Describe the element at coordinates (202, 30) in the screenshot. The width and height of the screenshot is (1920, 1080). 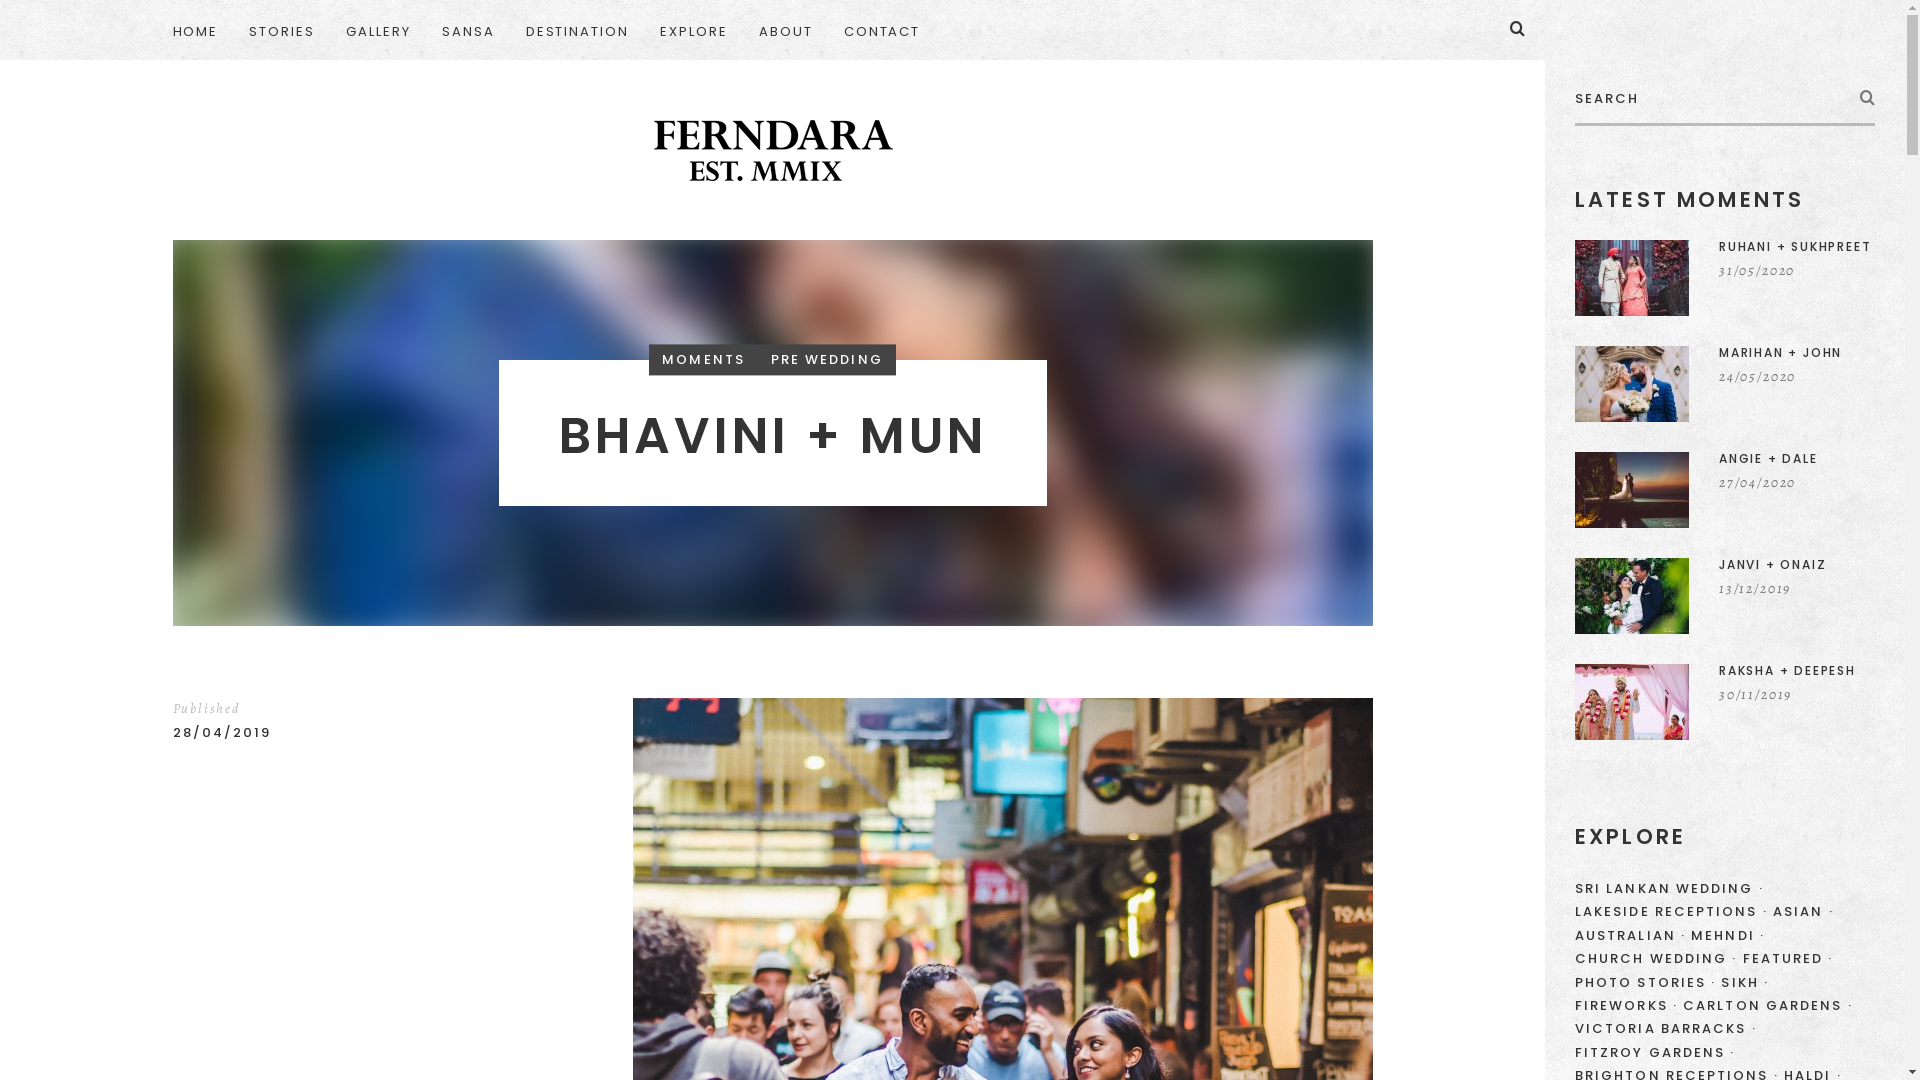
I see `'HOME'` at that location.